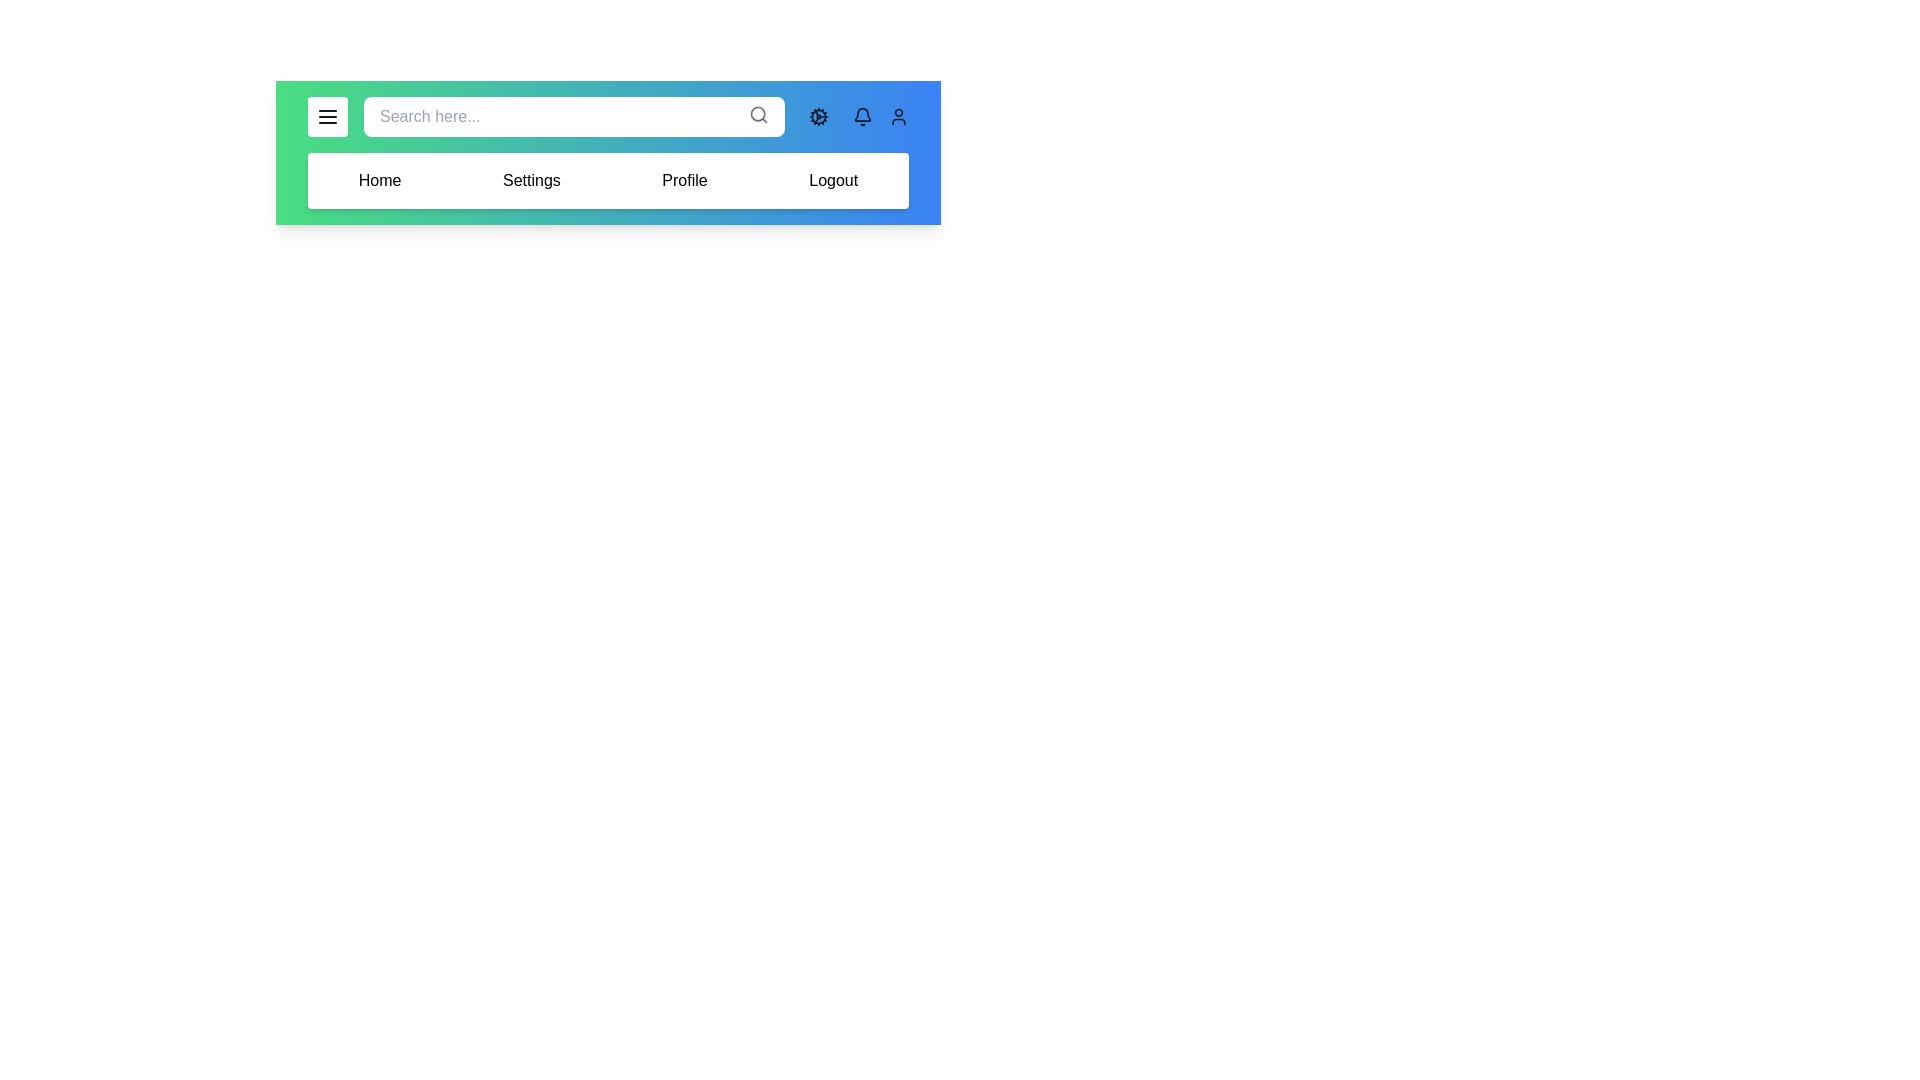  What do you see at coordinates (819, 116) in the screenshot?
I see `the cog icon to toggle dark mode` at bounding box center [819, 116].